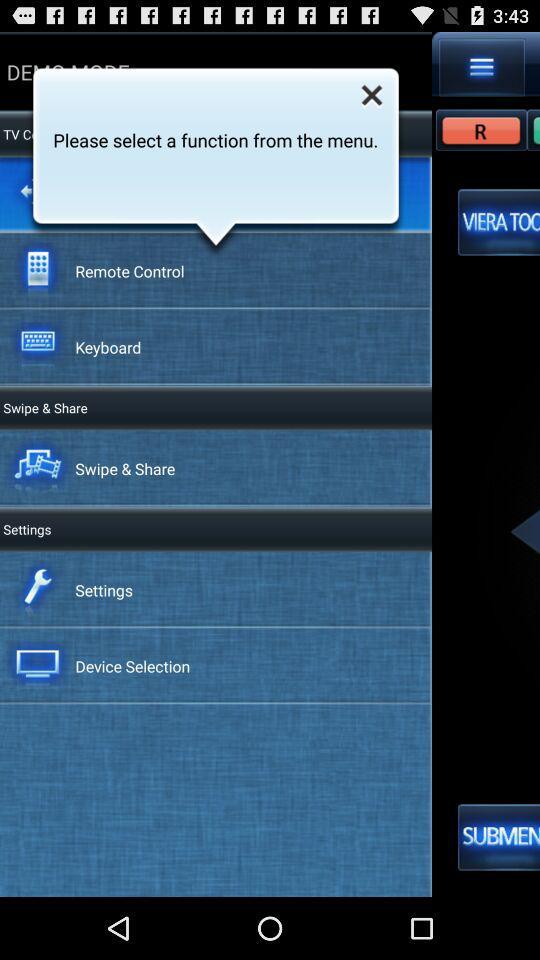 This screenshot has height=960, width=540. Describe the element at coordinates (481, 71) in the screenshot. I see `the menu icon` at that location.